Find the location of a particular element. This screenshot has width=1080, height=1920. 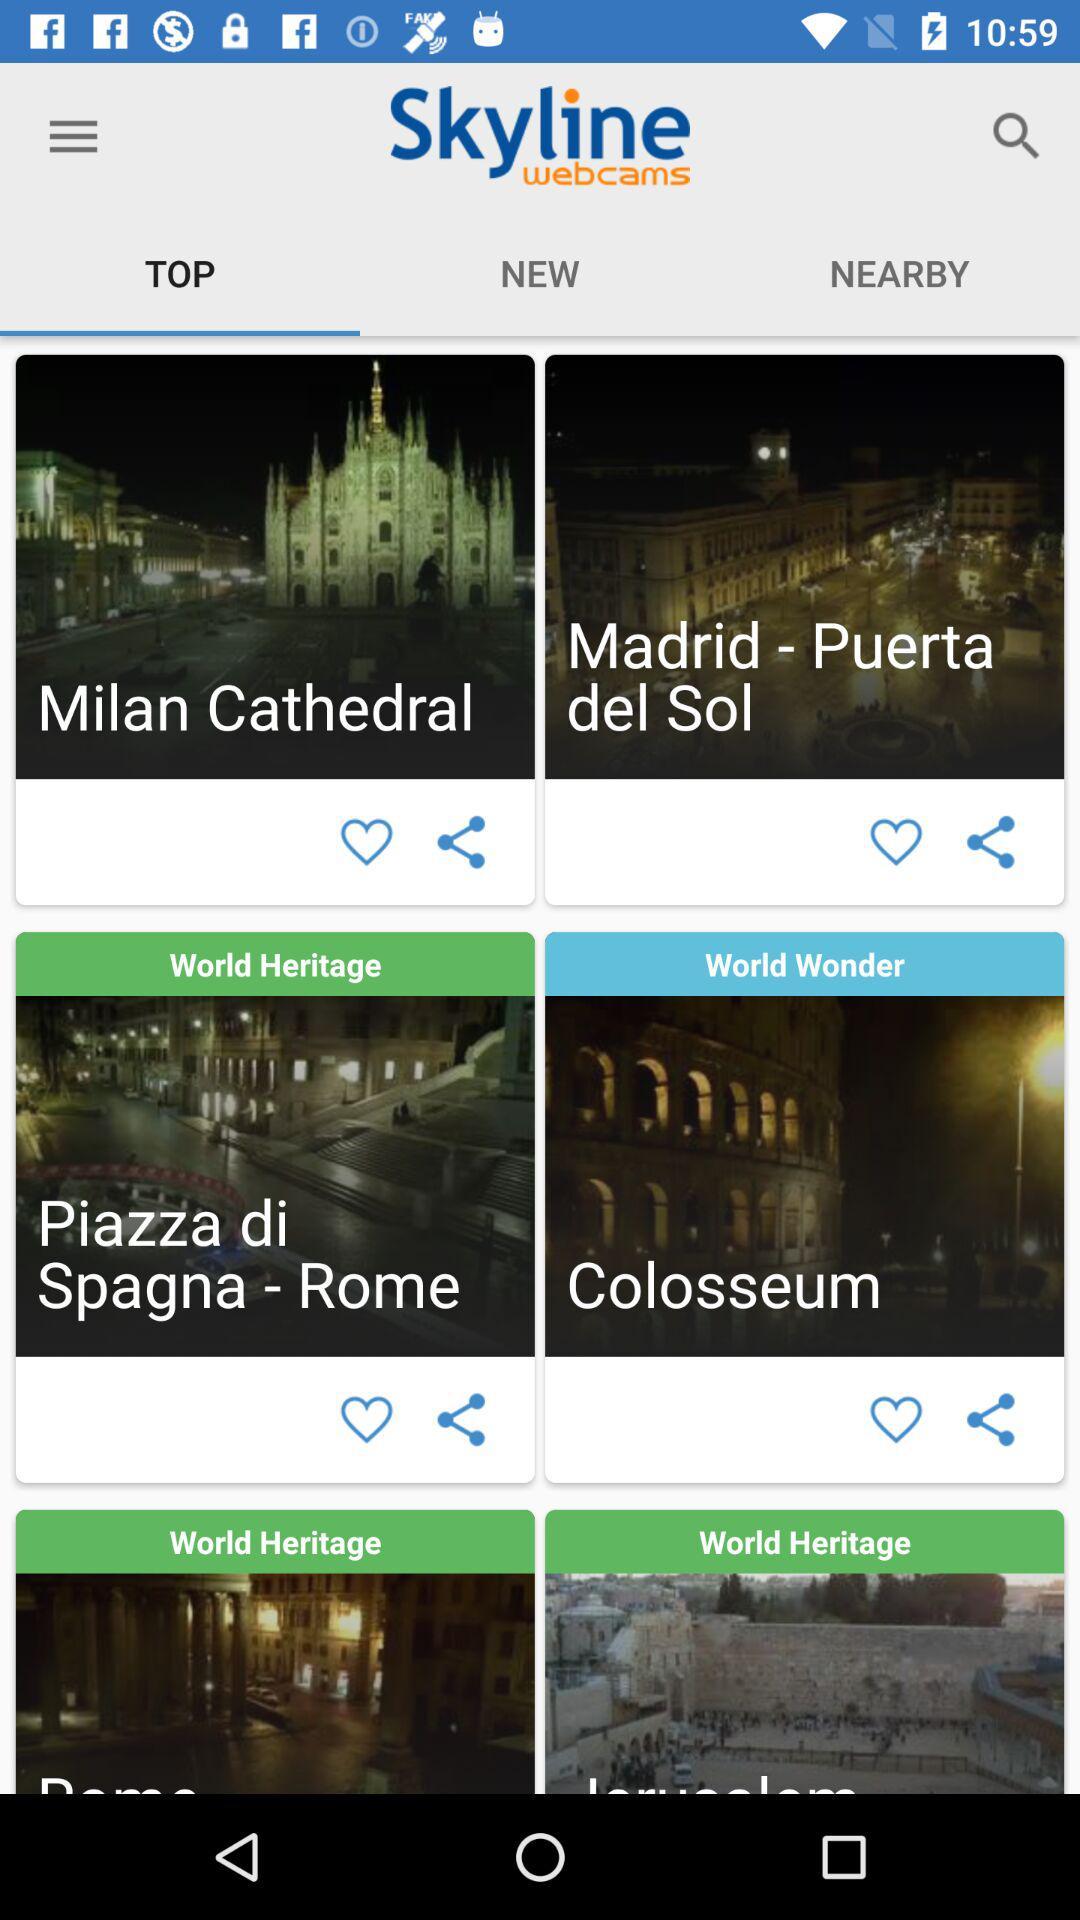

the picture is located at coordinates (366, 842).